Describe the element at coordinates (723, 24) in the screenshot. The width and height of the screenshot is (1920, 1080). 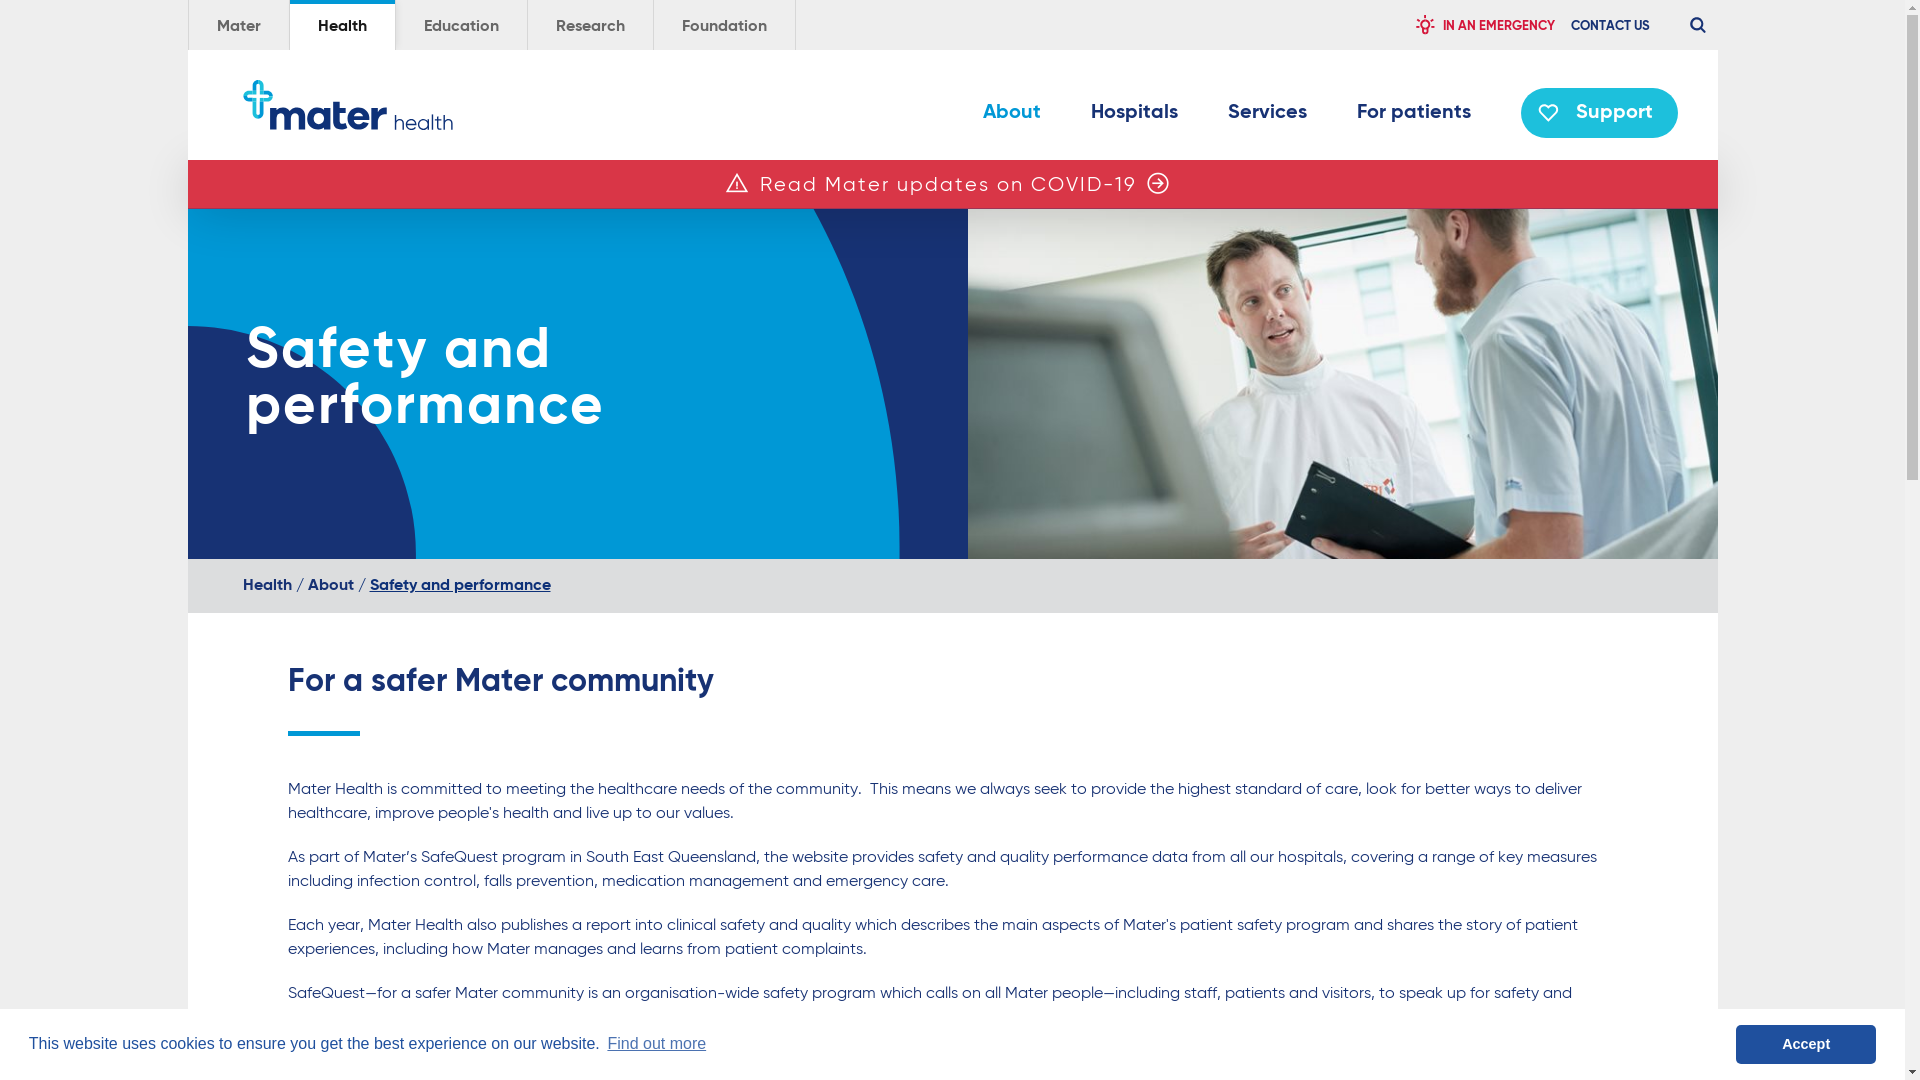
I see `'Foundation'` at that location.